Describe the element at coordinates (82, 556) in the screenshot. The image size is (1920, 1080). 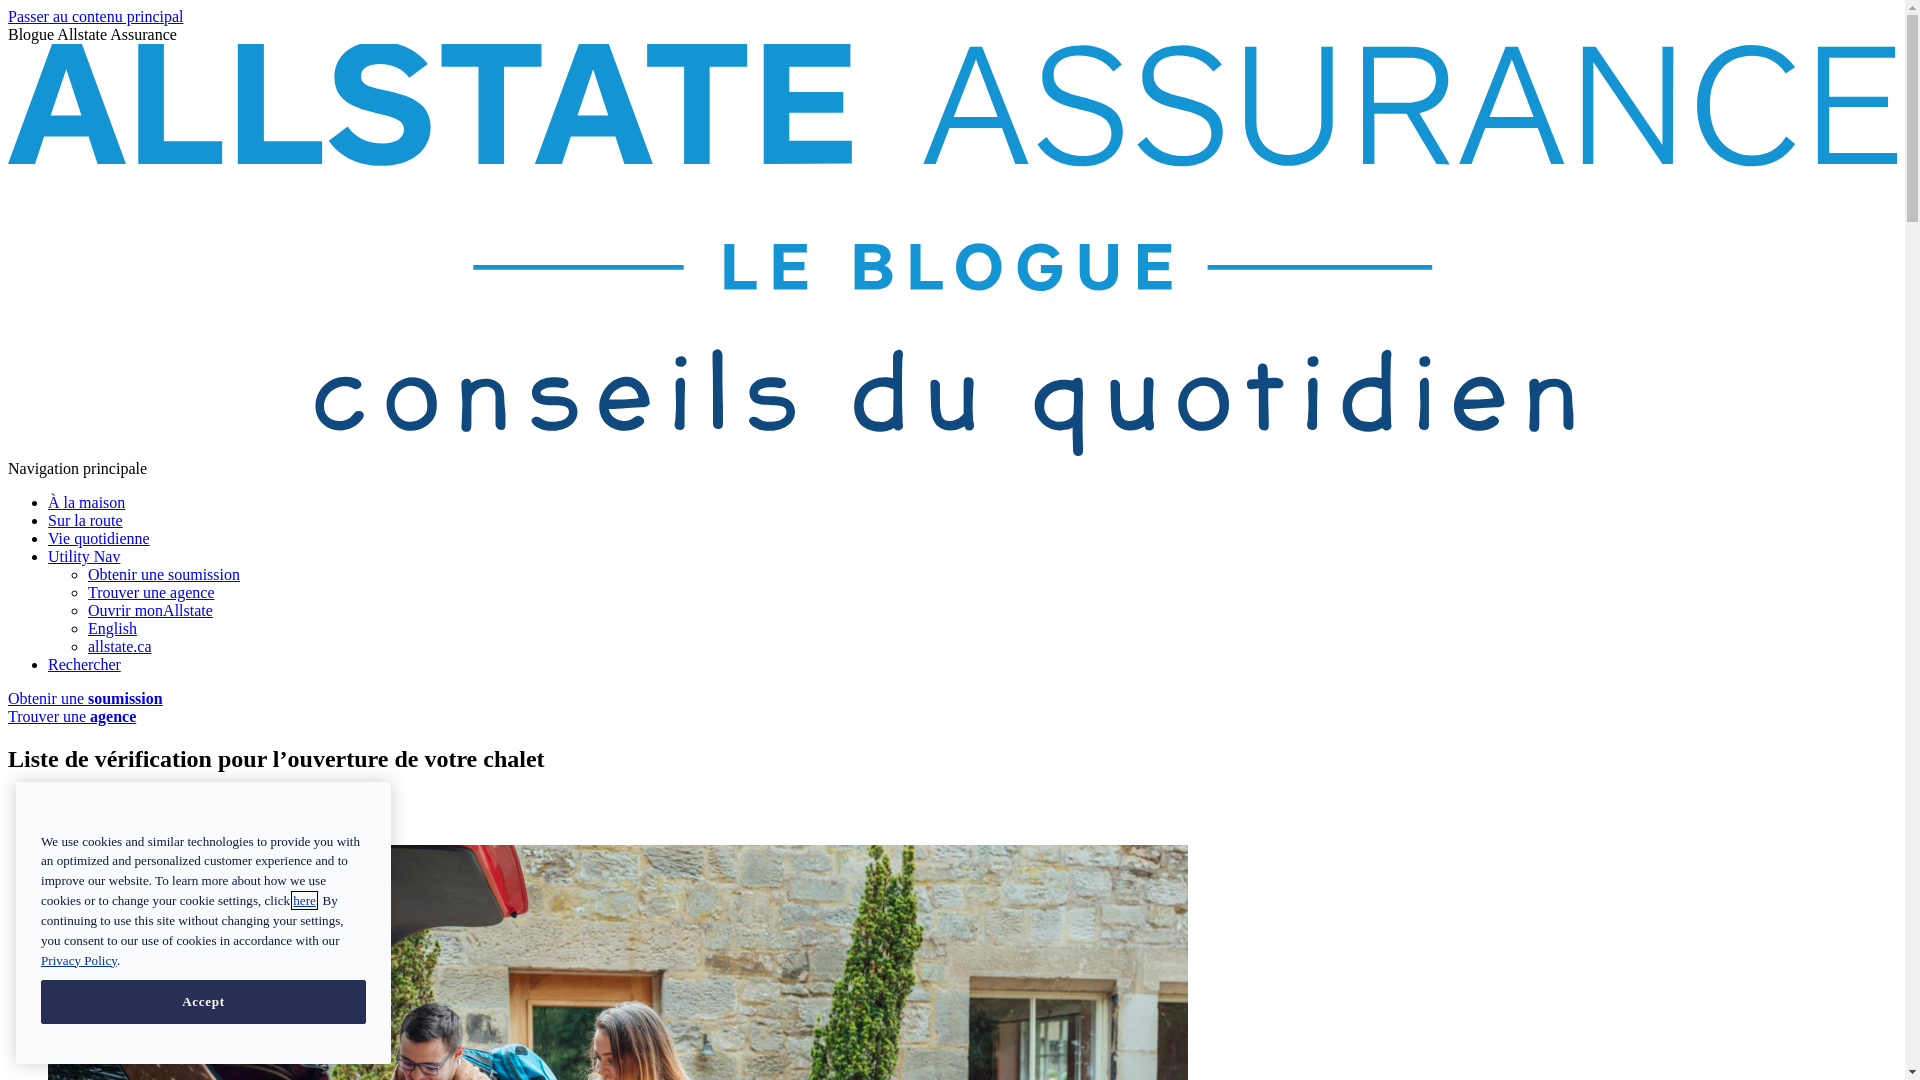
I see `'Utility Nav'` at that location.